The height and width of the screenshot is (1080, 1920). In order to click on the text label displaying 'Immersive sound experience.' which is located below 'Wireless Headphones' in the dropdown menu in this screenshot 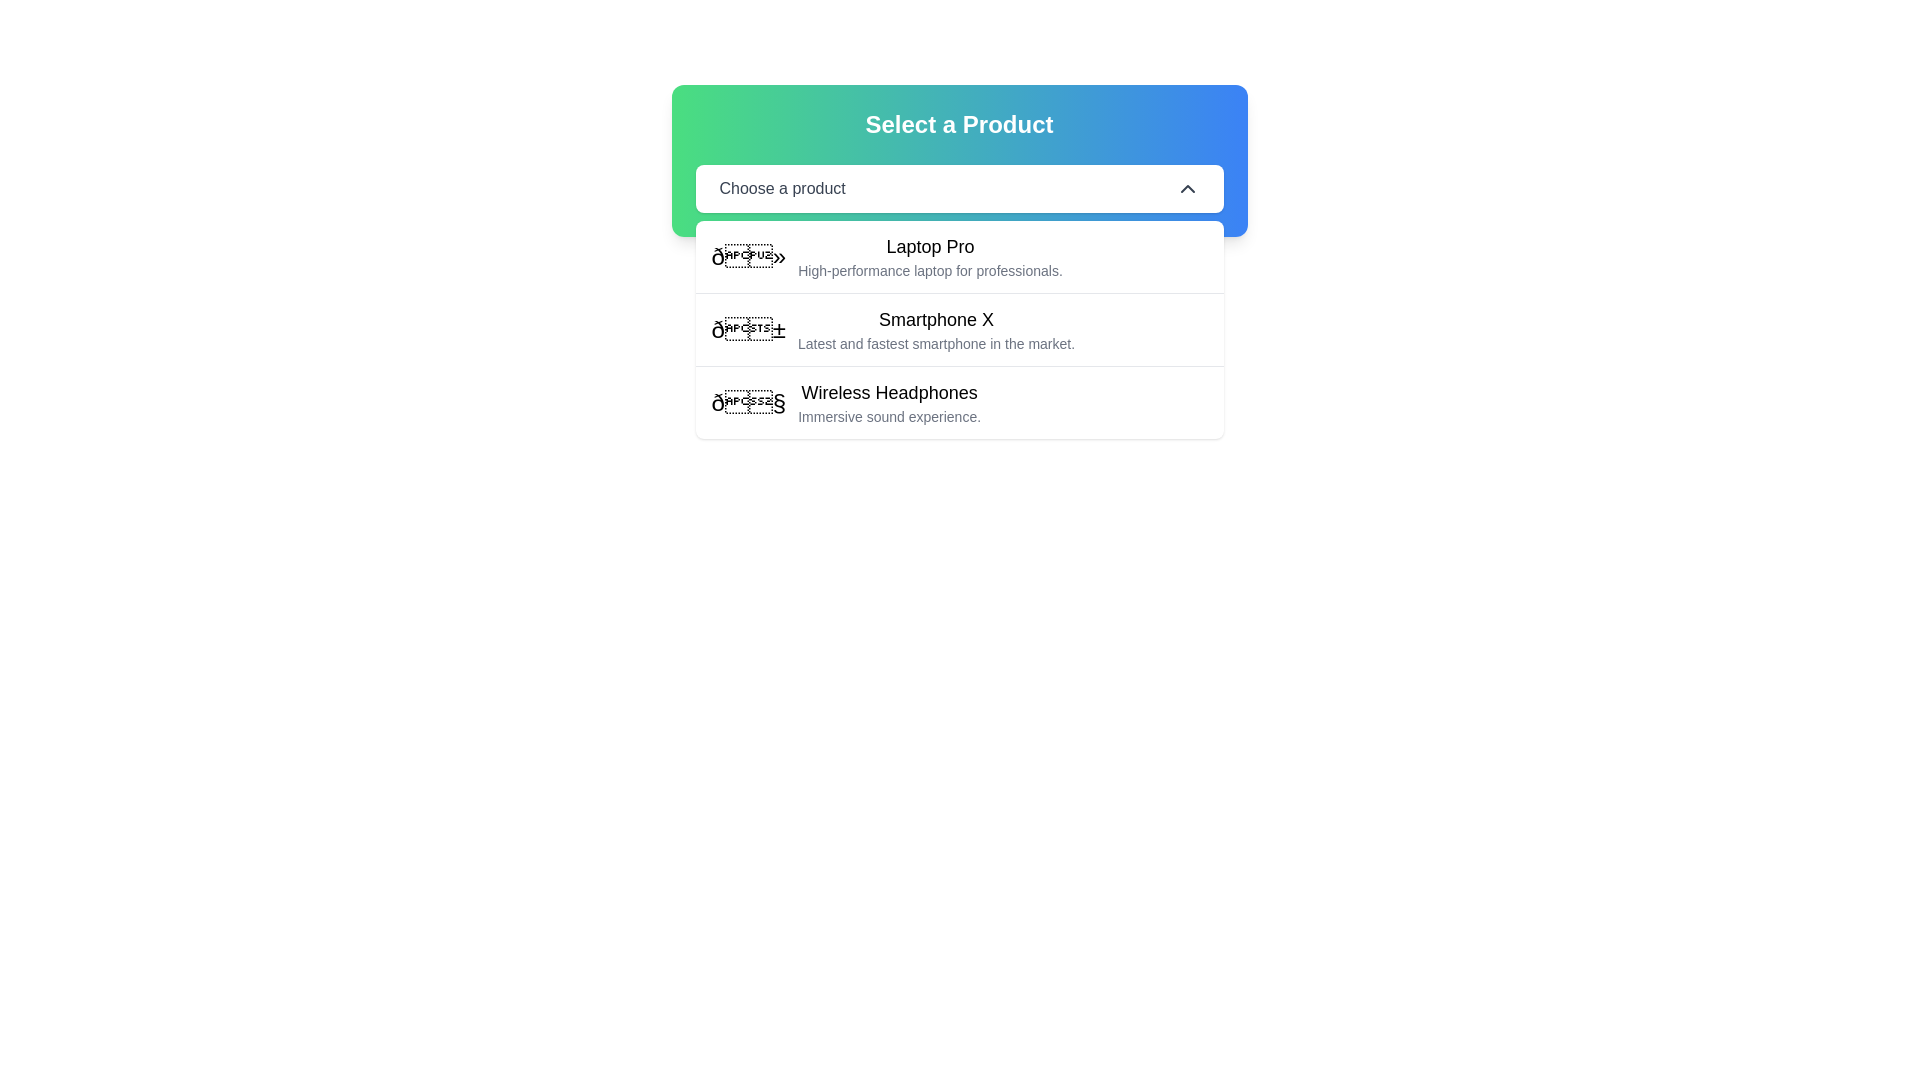, I will do `click(888, 415)`.